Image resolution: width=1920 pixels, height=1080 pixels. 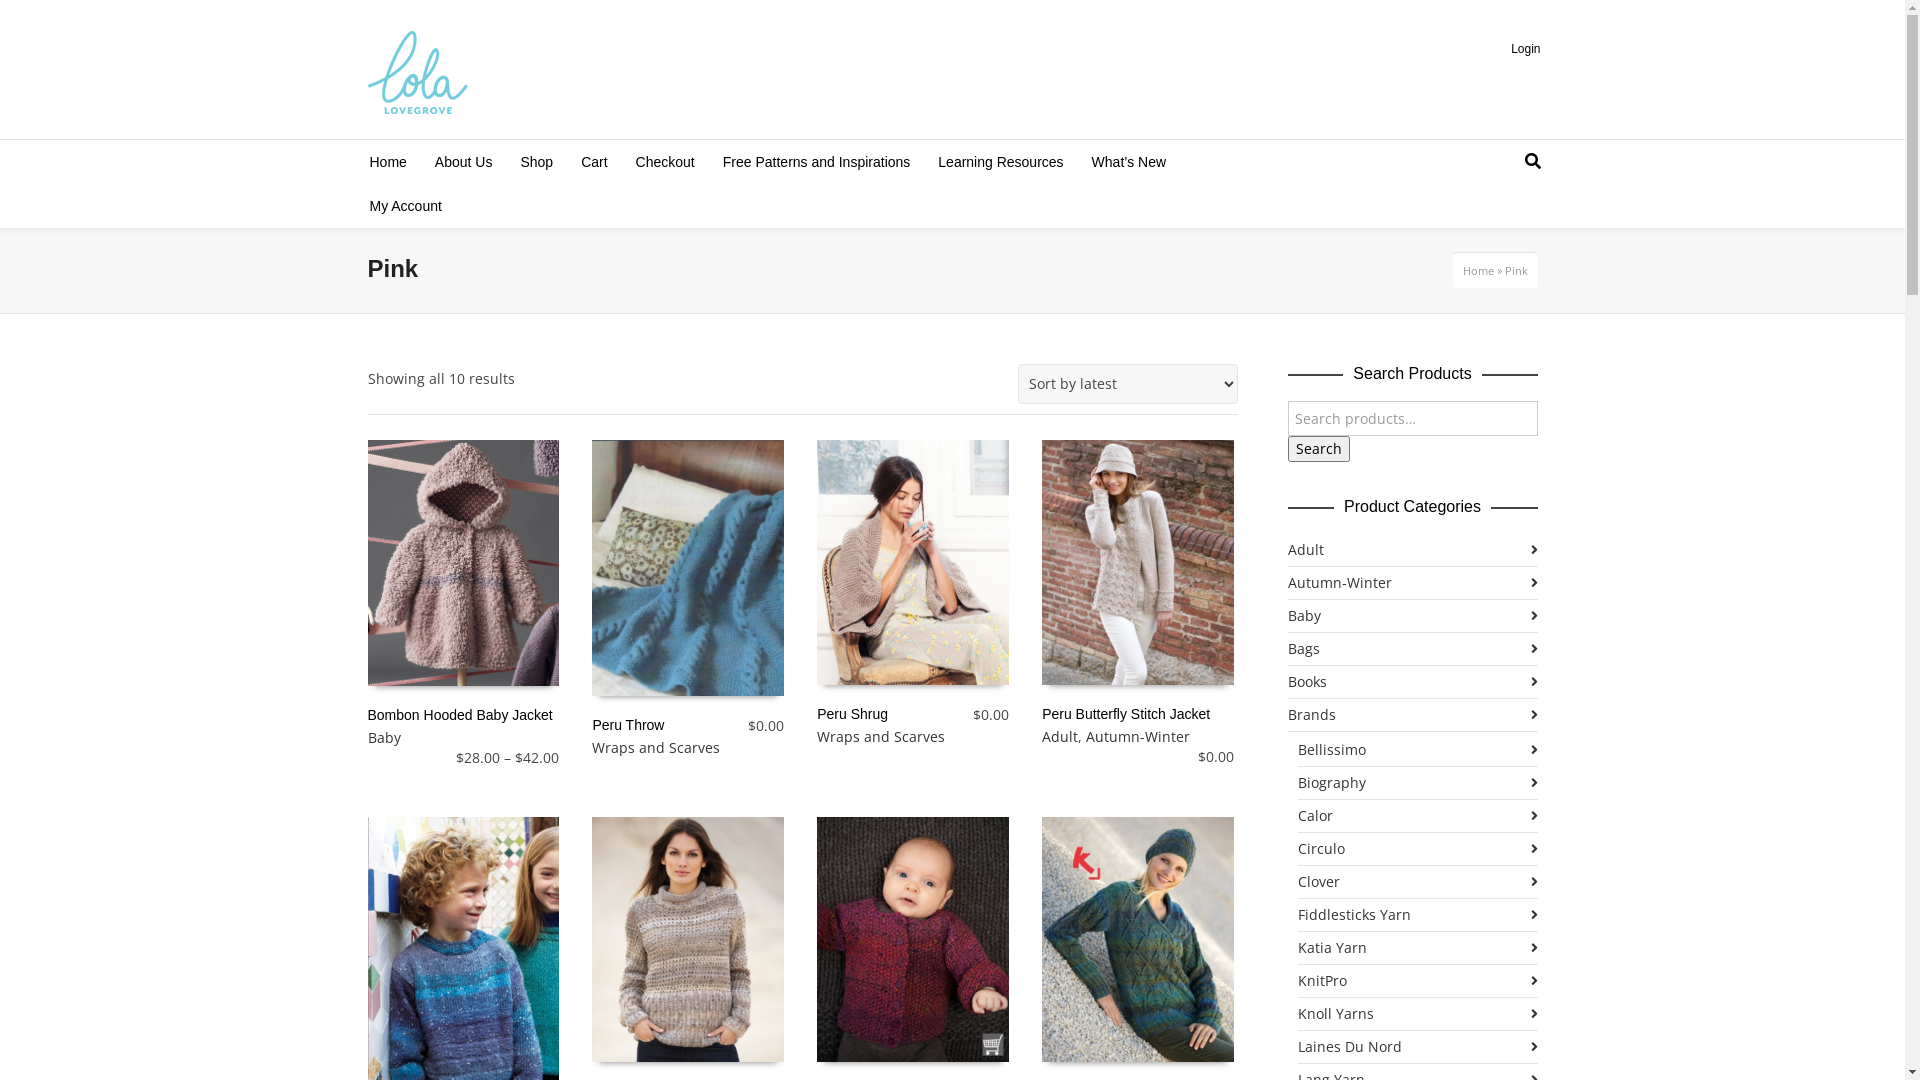 What do you see at coordinates (852, 712) in the screenshot?
I see `'Peru Shrug'` at bounding box center [852, 712].